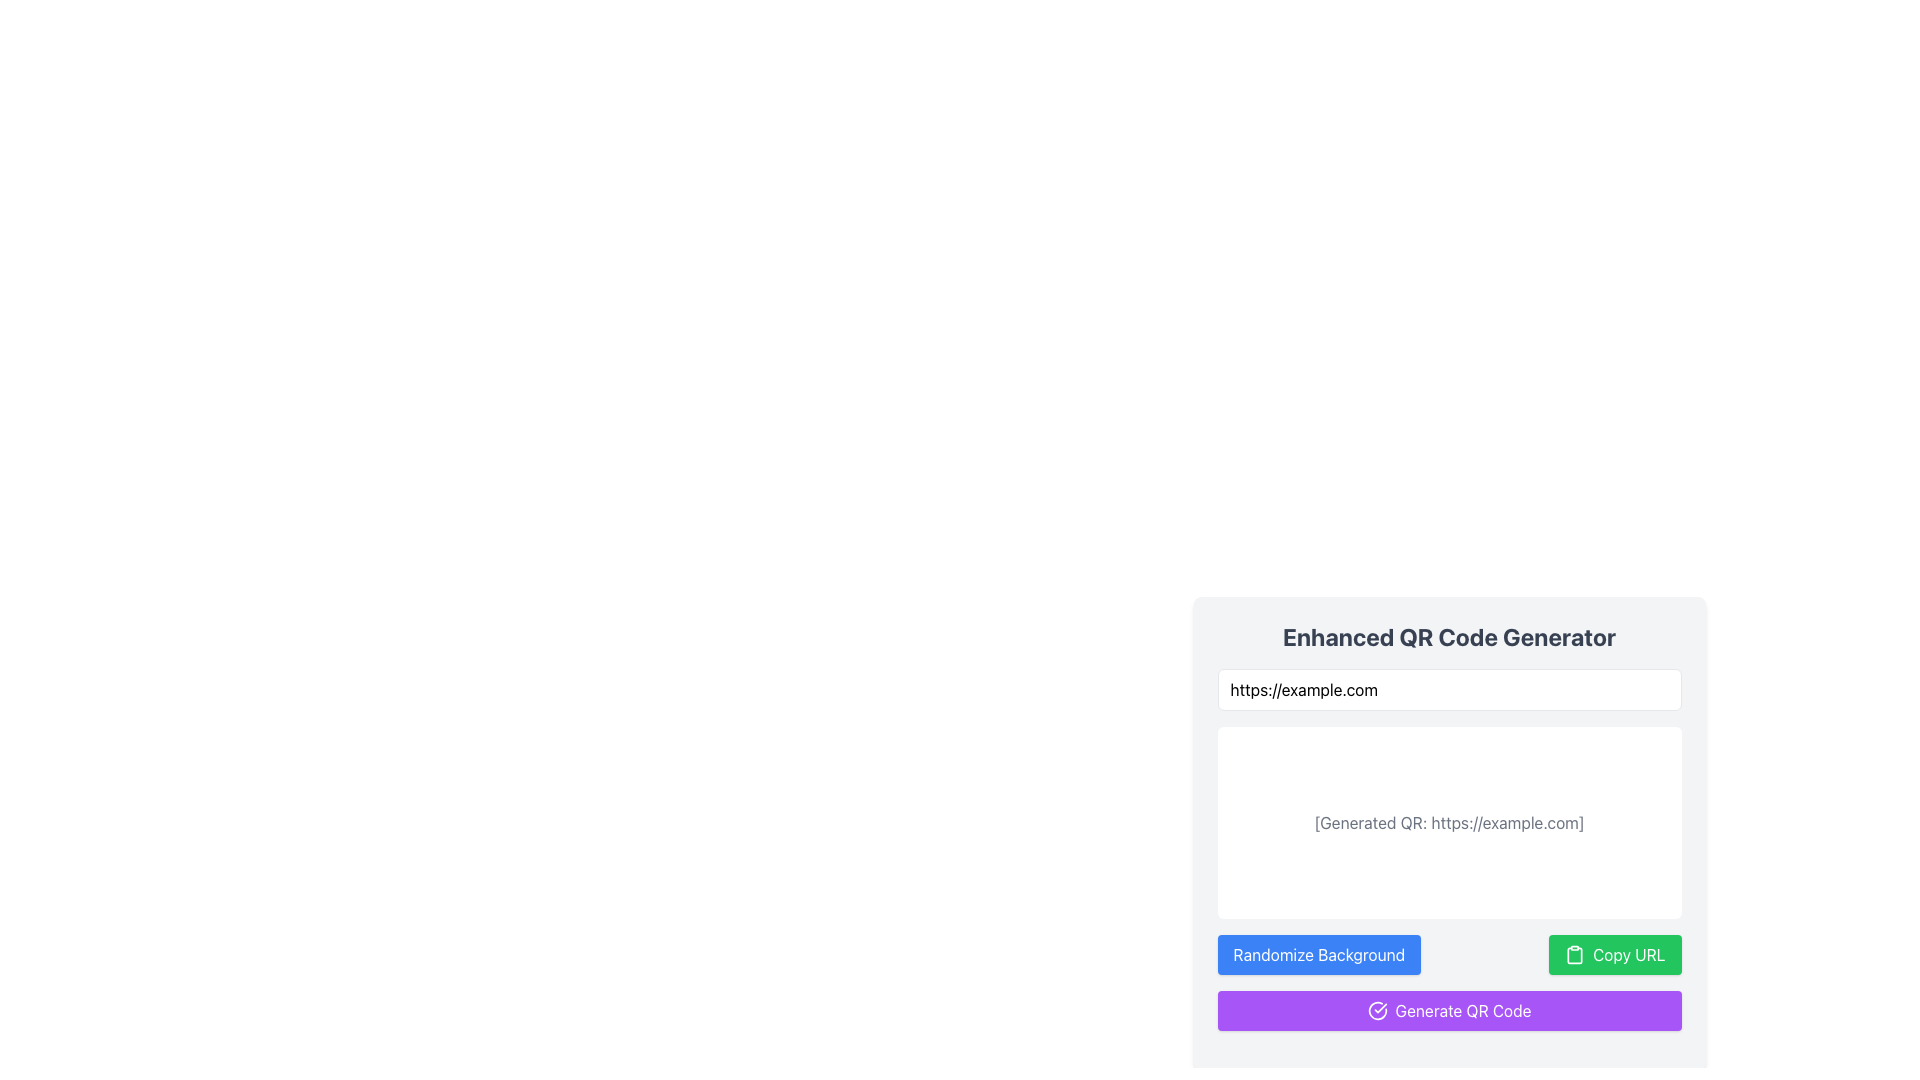 The width and height of the screenshot is (1920, 1080). What do you see at coordinates (1376, 1010) in the screenshot?
I see `the icon that visually indicates the functionality of the 'Generate QR Code' button, which is positioned on the left side of the button below the input and QR code display section` at bounding box center [1376, 1010].